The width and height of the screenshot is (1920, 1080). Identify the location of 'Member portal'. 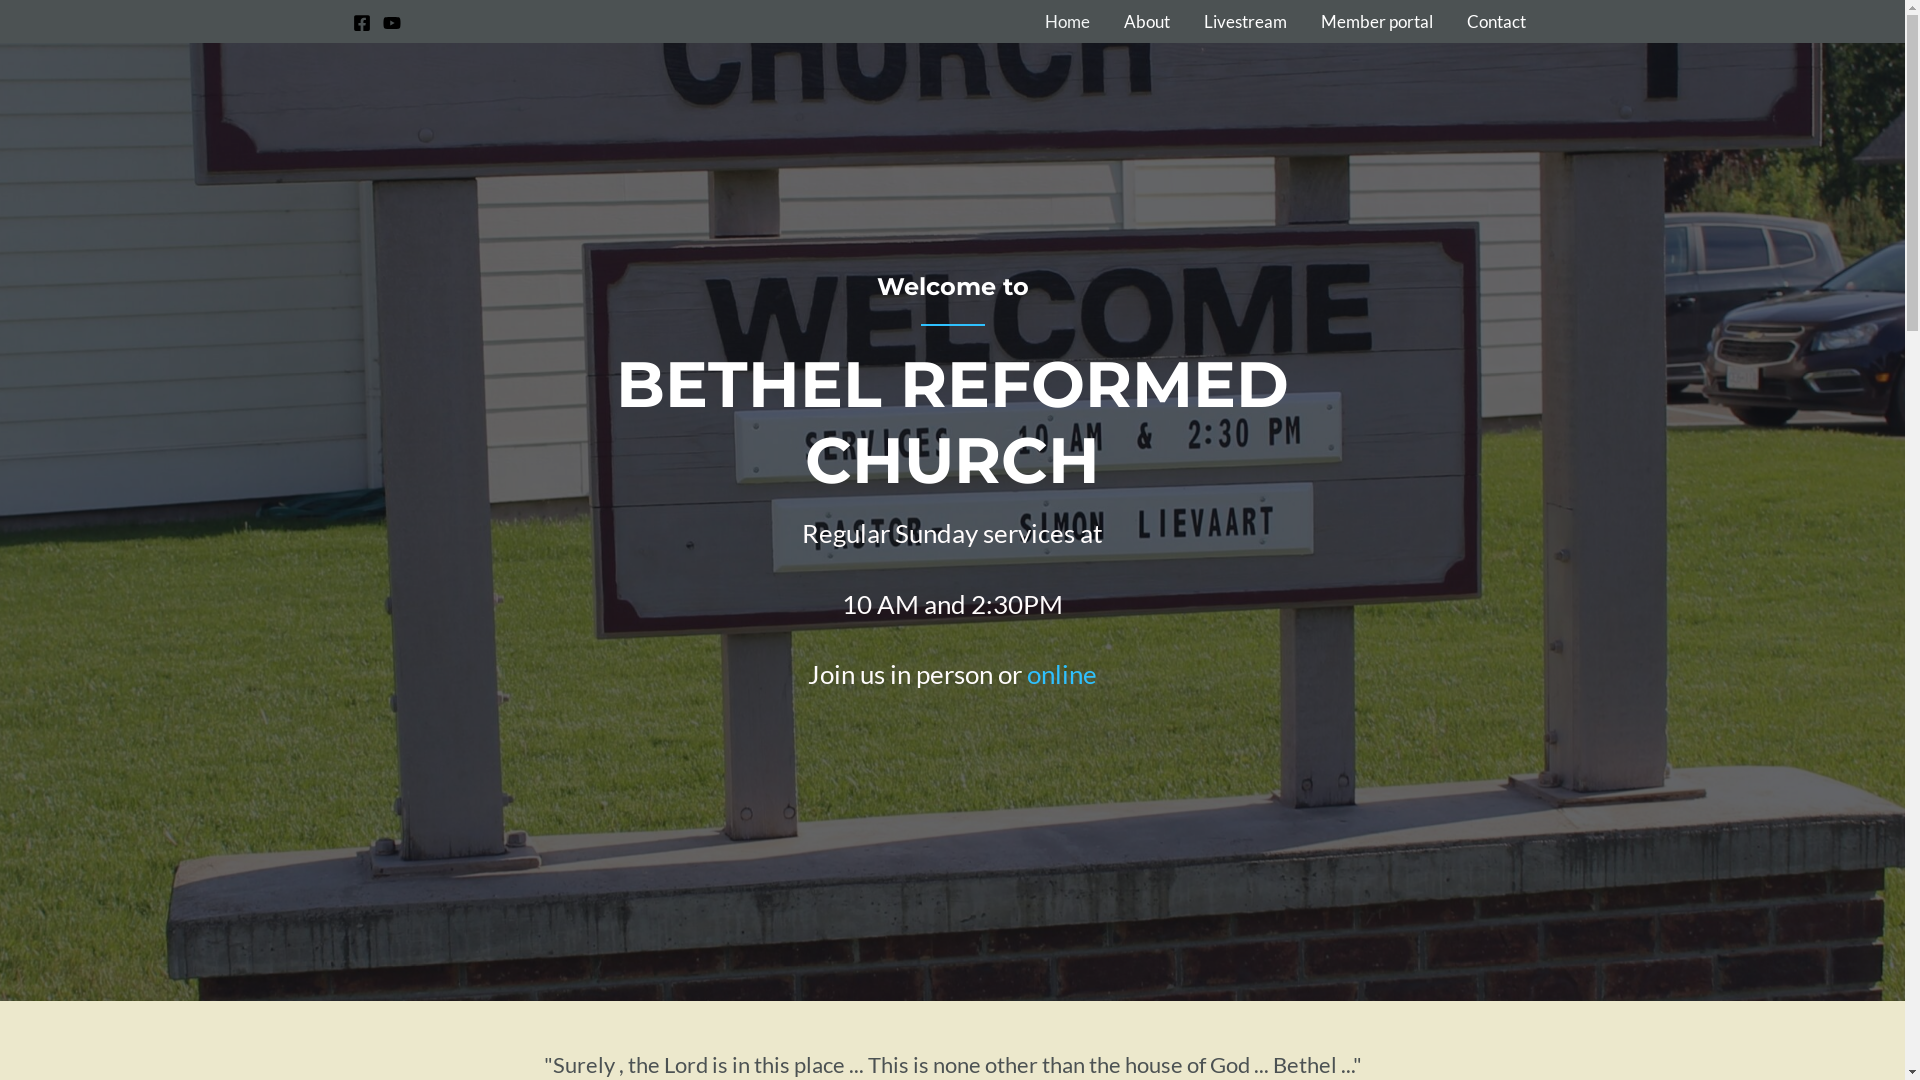
(1376, 21).